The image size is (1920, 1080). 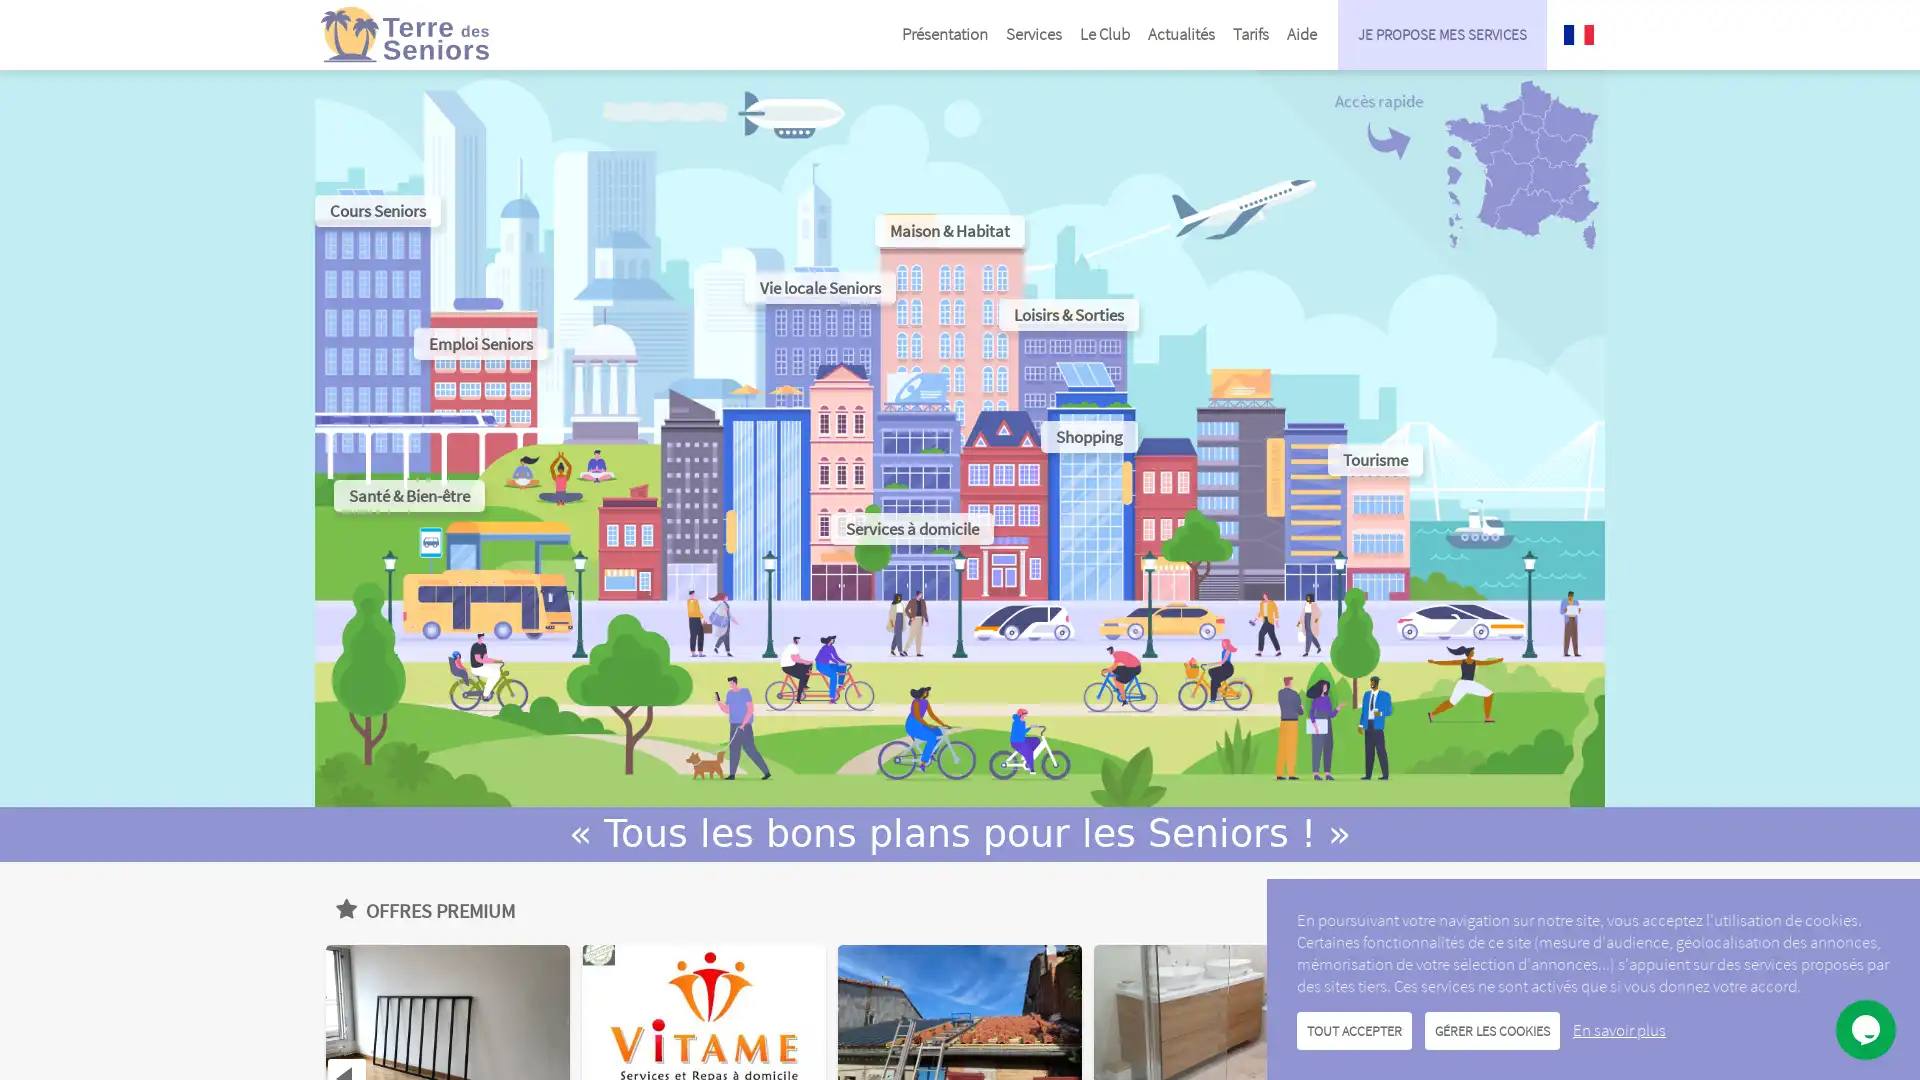 I want to click on GERER LES COOKIES, so click(x=1492, y=1030).